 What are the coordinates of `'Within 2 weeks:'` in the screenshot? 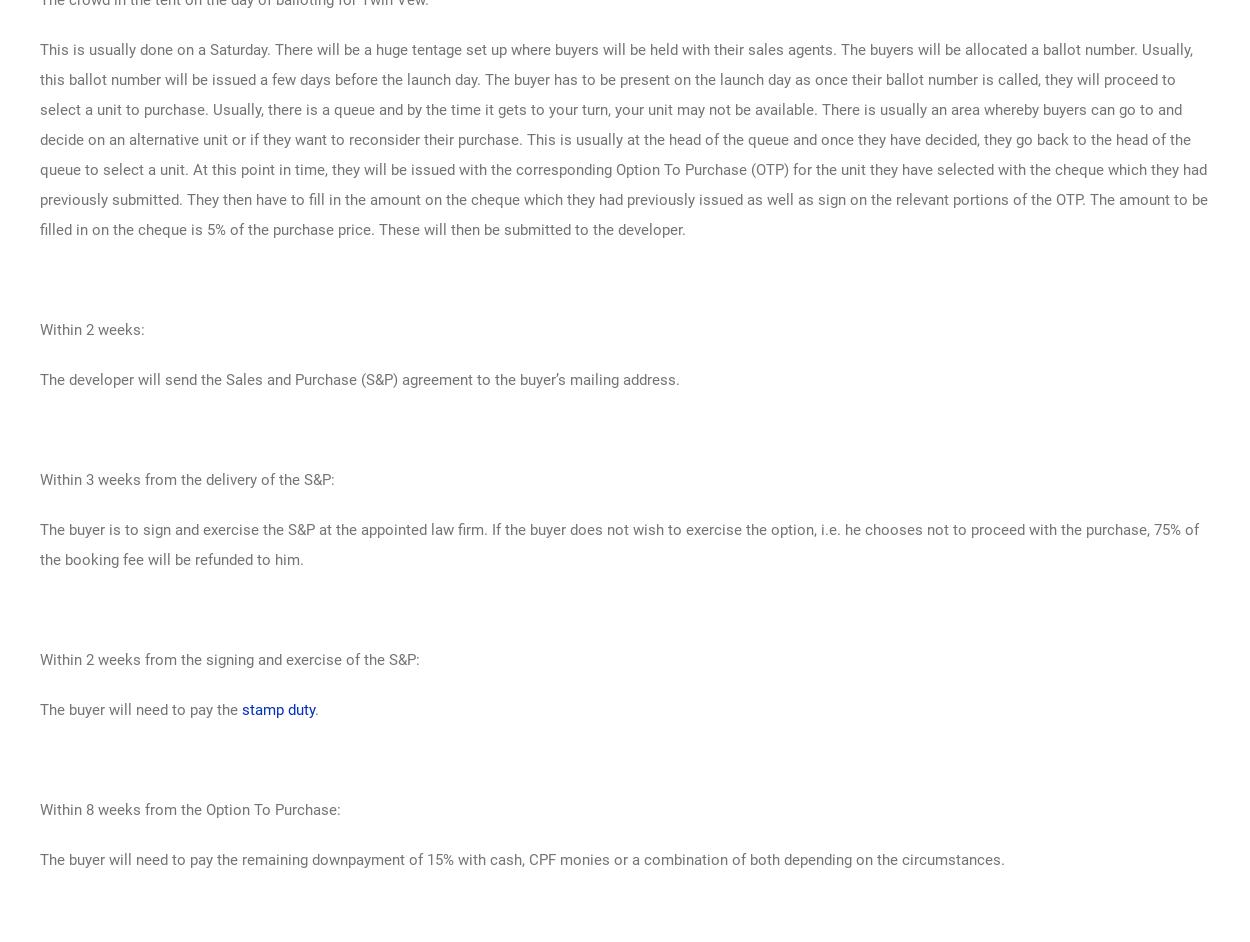 It's located at (91, 329).